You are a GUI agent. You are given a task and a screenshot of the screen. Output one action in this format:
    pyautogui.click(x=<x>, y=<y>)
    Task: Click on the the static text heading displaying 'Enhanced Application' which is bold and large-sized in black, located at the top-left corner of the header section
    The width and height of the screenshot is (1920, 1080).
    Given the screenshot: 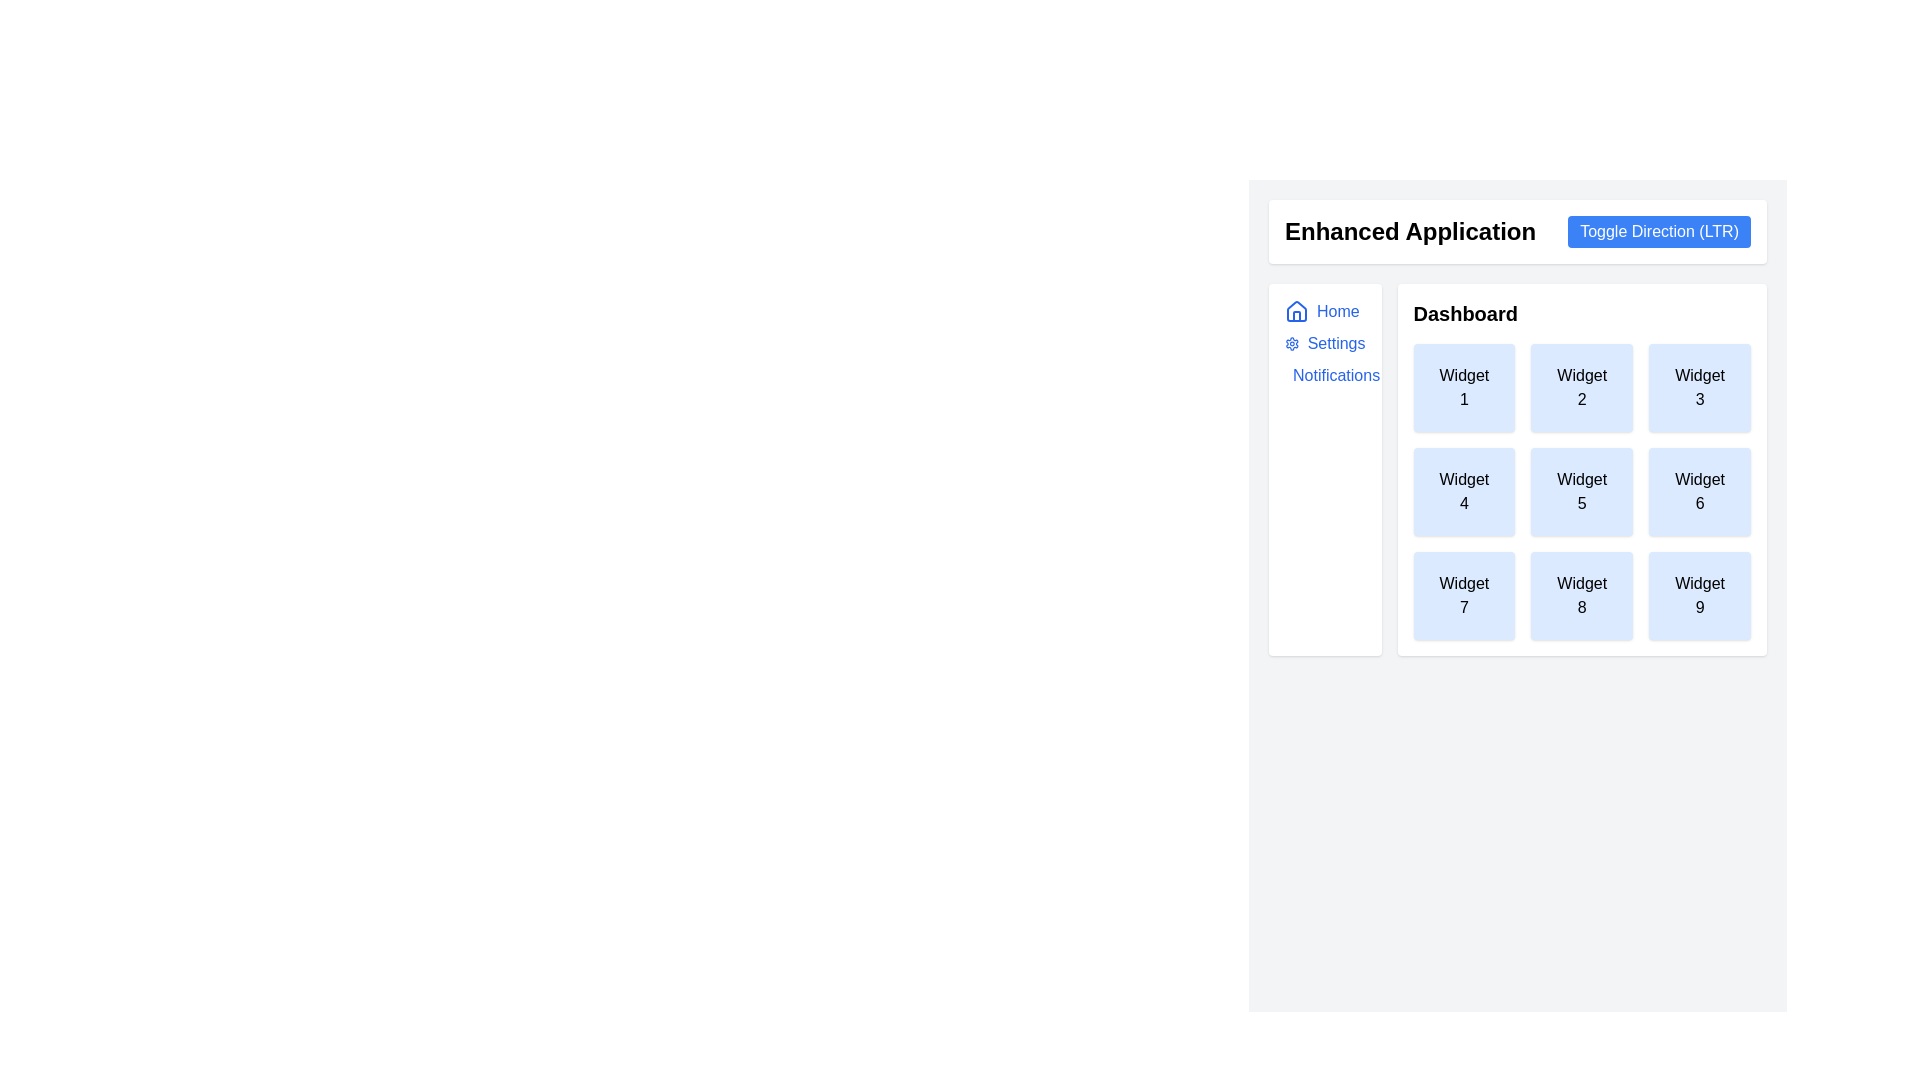 What is the action you would take?
    pyautogui.click(x=1409, y=230)
    